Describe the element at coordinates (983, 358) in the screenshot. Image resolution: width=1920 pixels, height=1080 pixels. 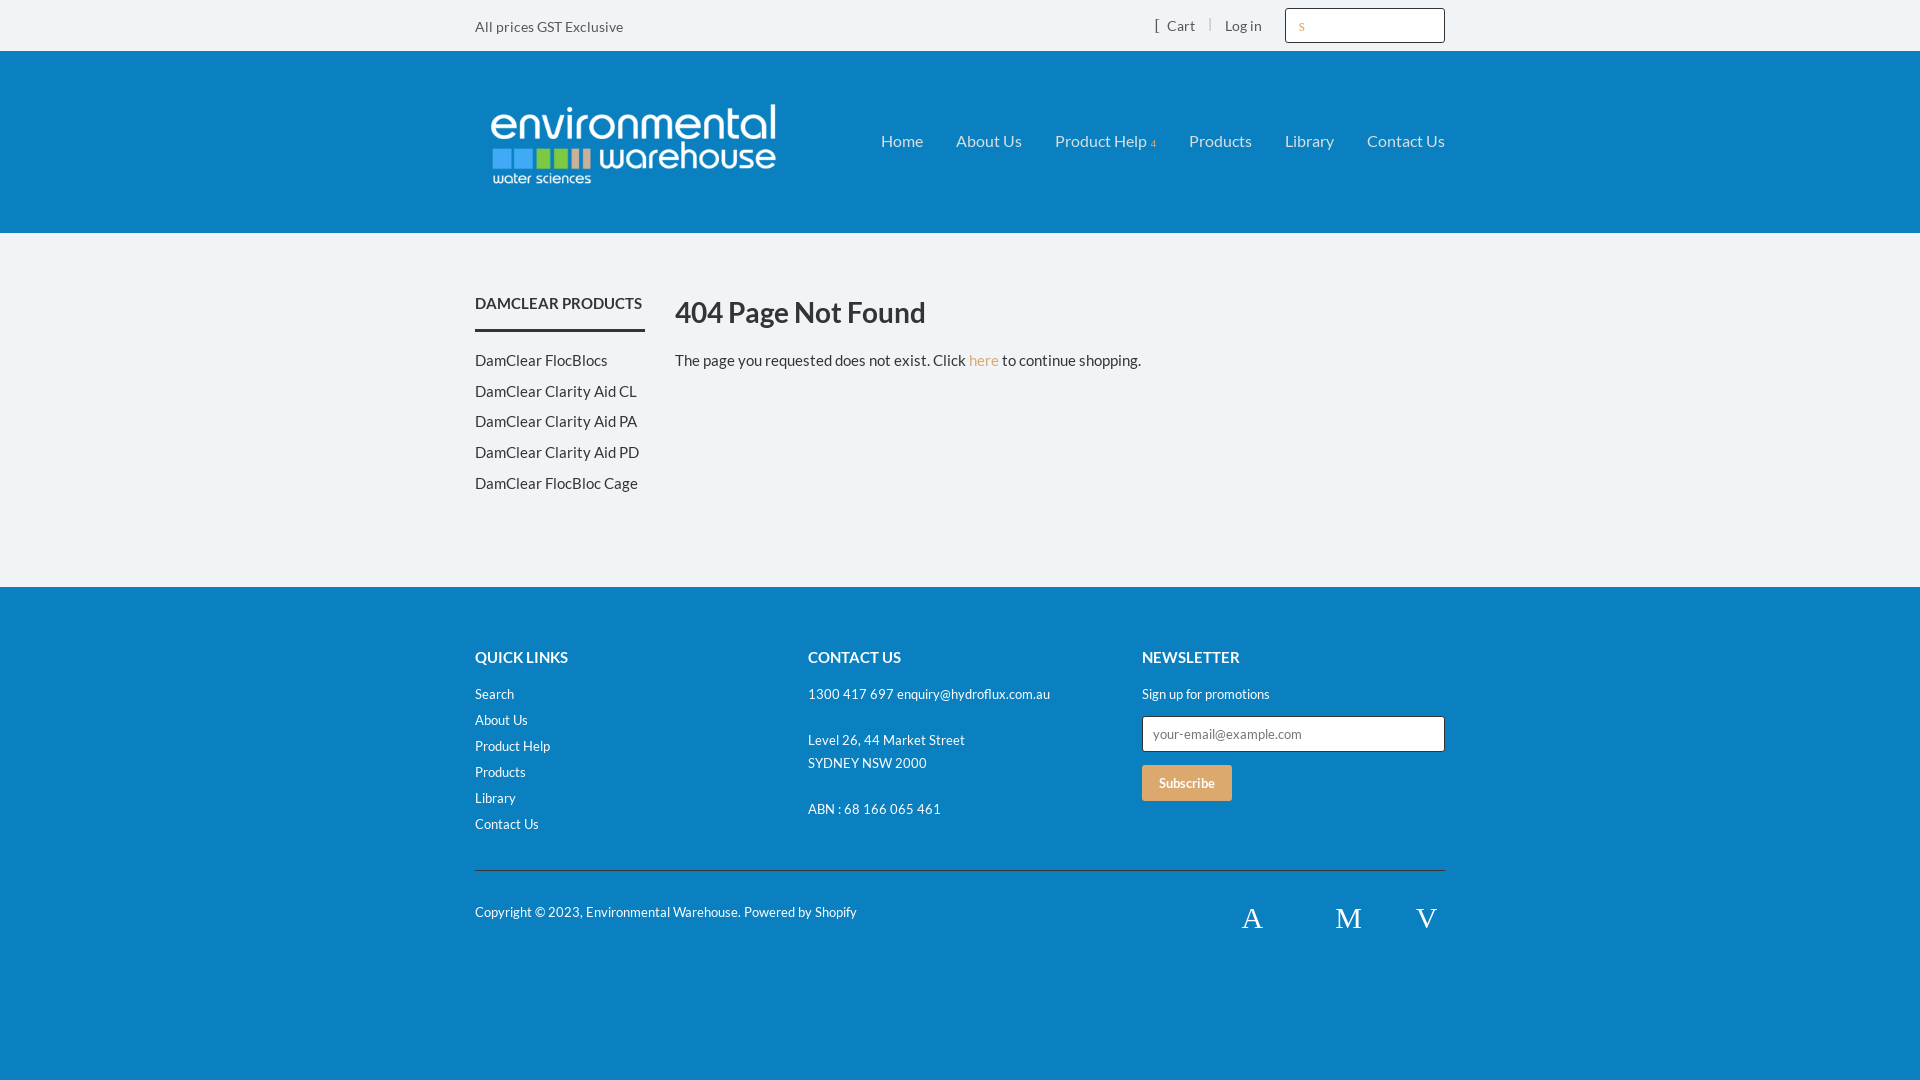
I see `'here'` at that location.